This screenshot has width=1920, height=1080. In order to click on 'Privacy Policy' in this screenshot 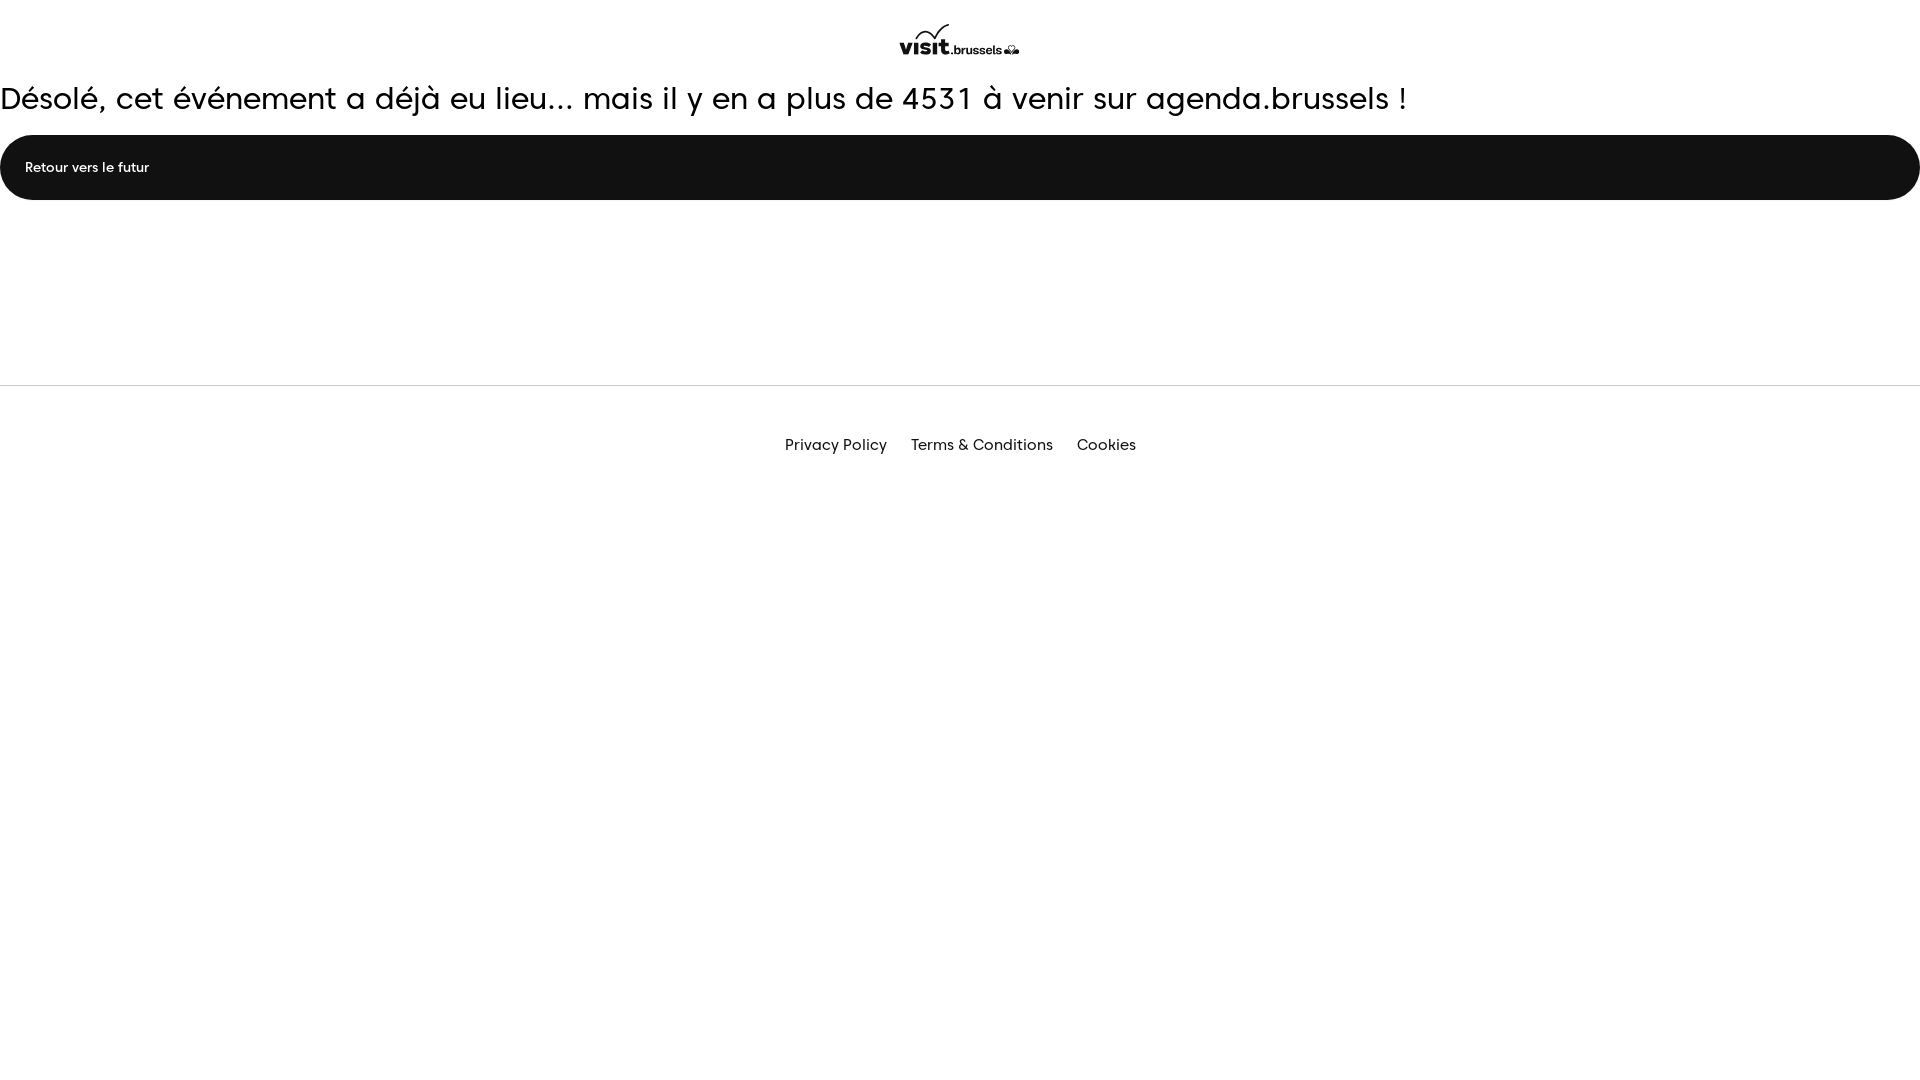, I will do `click(782, 444)`.